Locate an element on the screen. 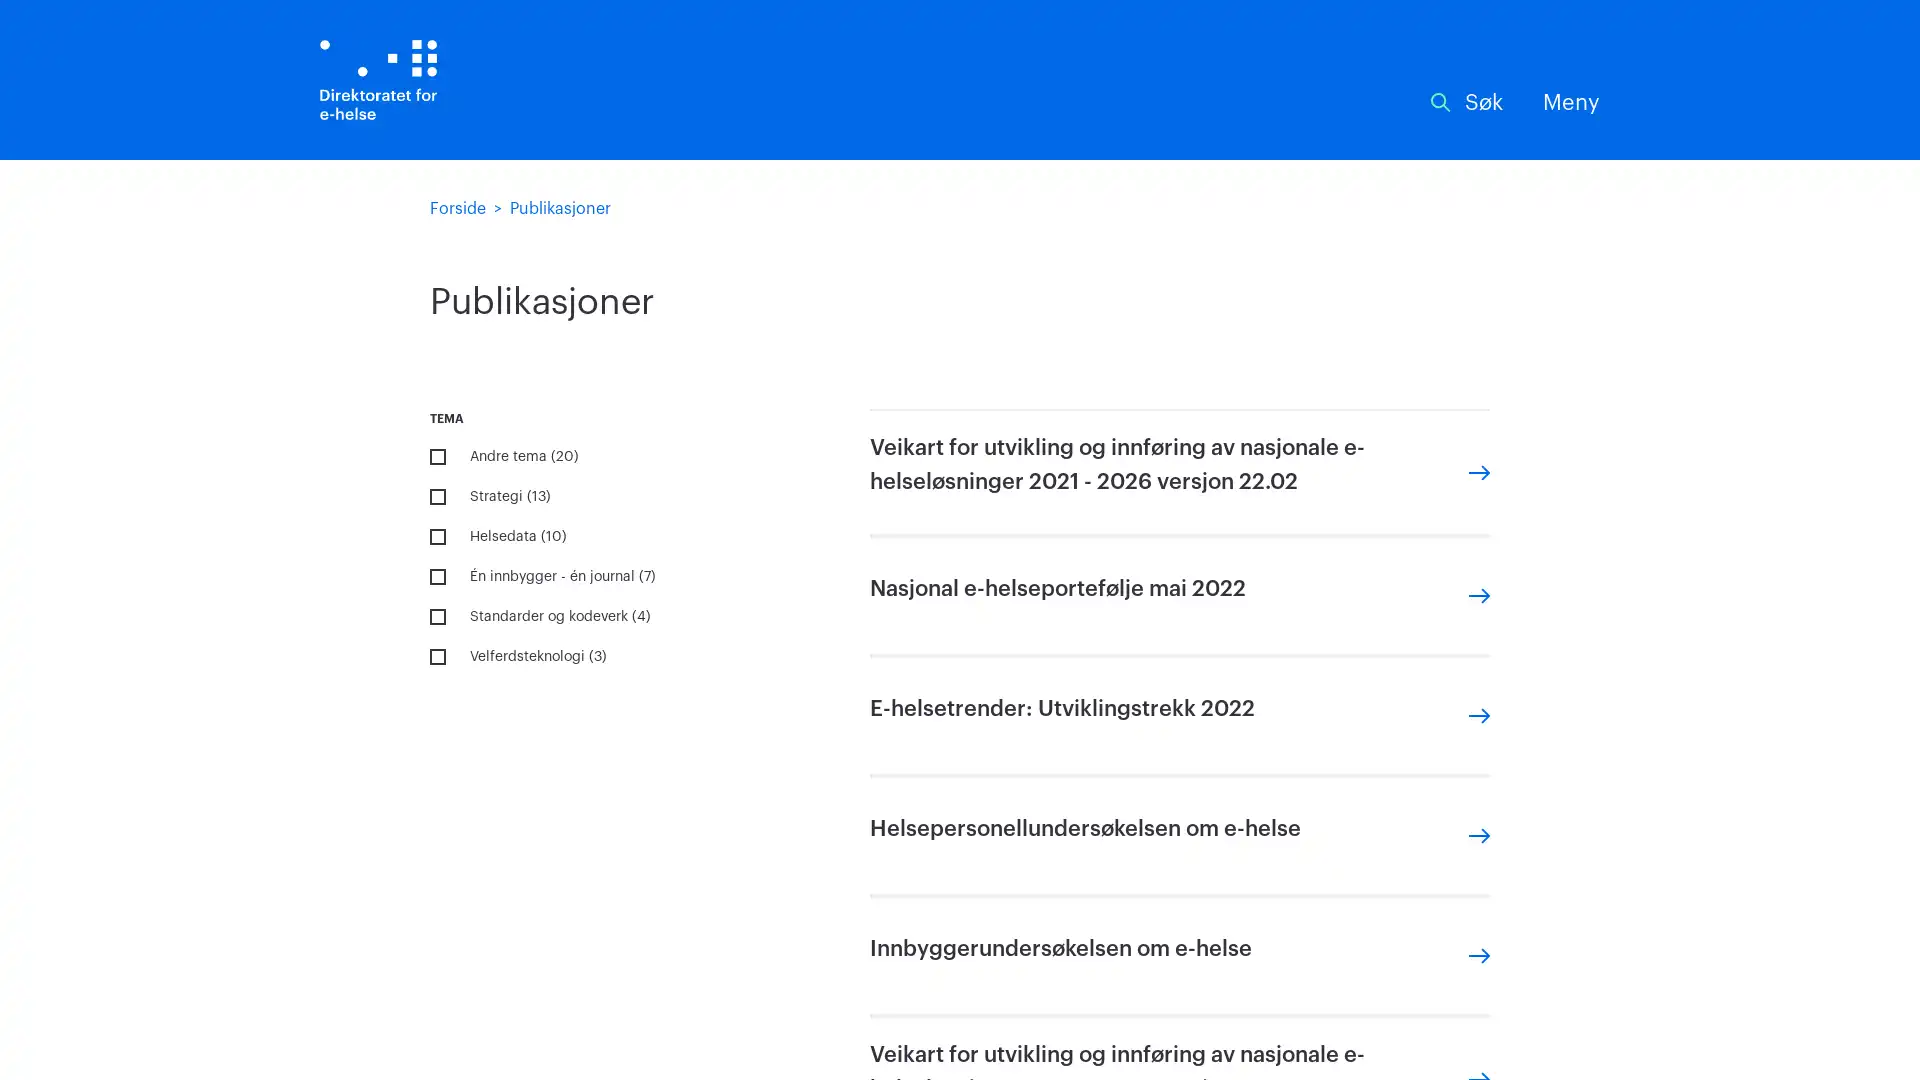 This screenshot has width=1920, height=1080. Meny is located at coordinates (1570, 103).